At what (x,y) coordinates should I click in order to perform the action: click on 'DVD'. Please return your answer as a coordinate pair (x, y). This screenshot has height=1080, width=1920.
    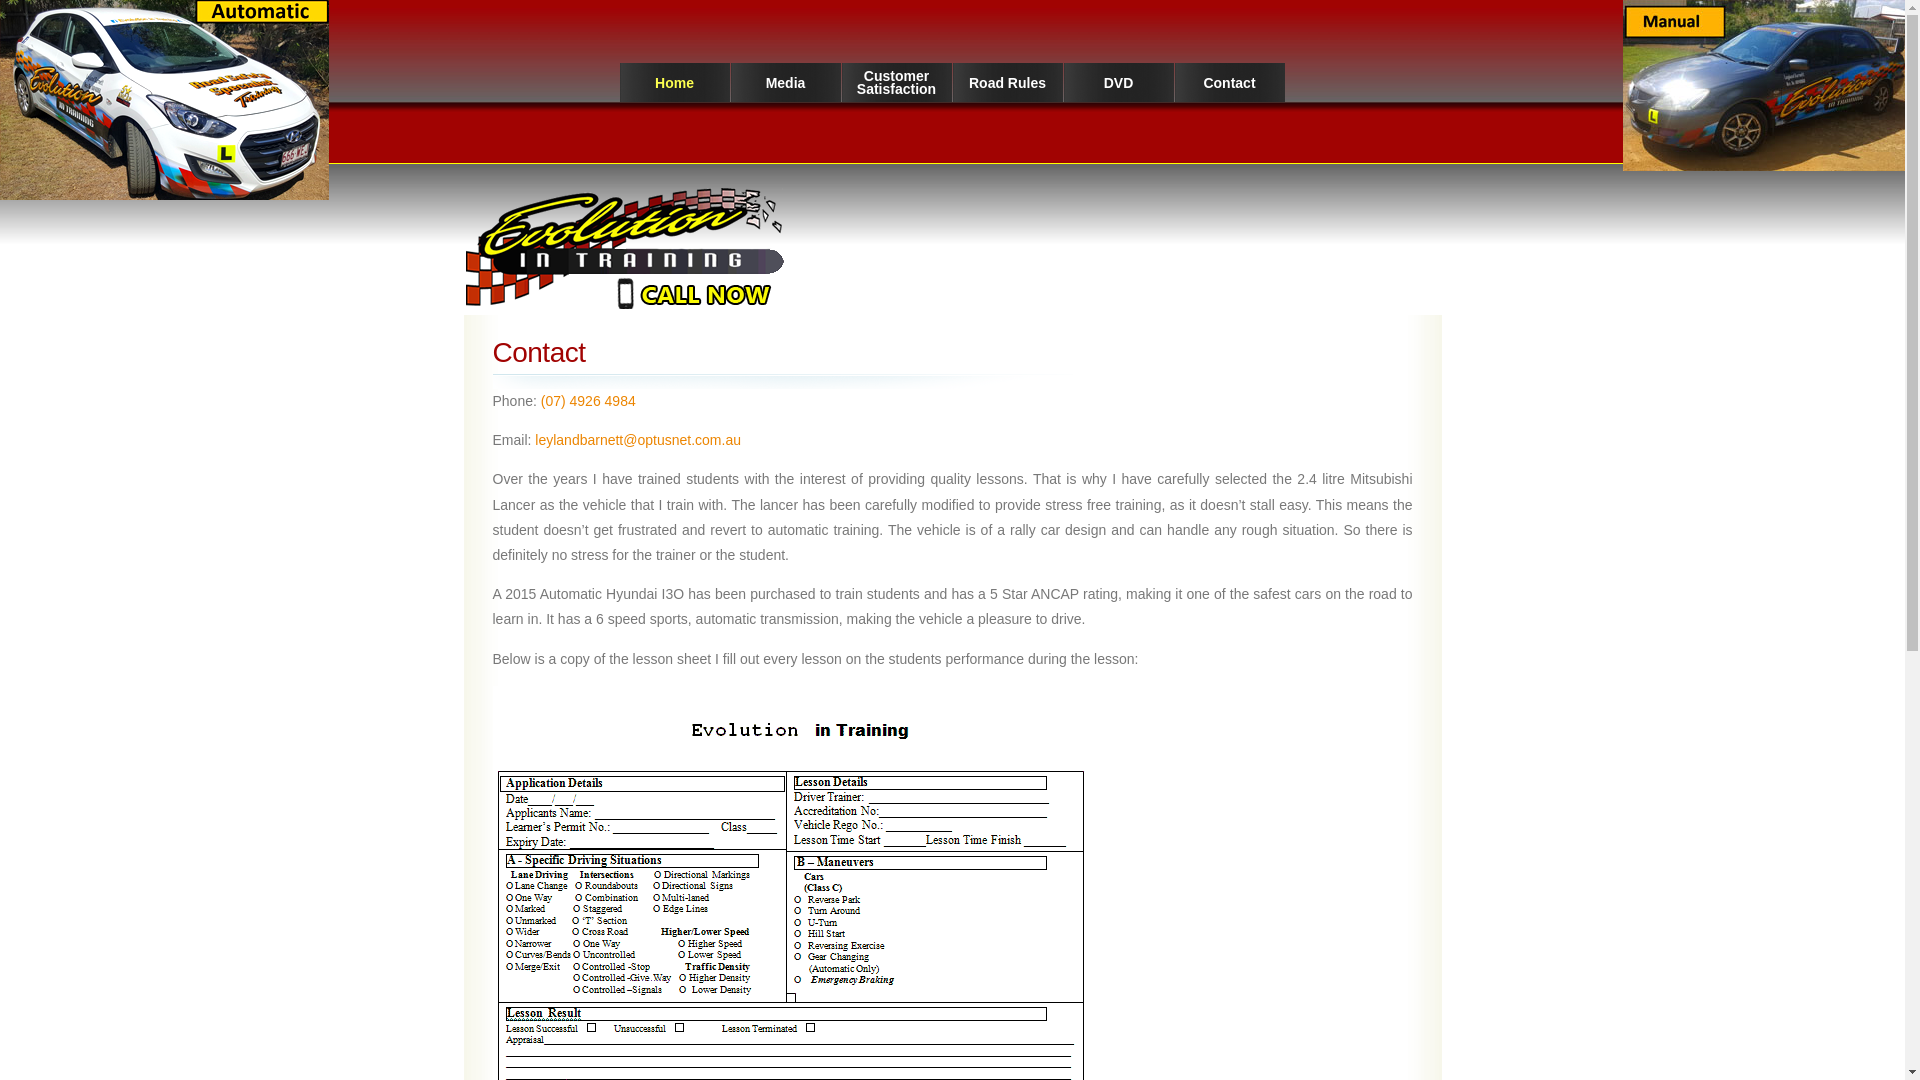
    Looking at the image, I should click on (1117, 83).